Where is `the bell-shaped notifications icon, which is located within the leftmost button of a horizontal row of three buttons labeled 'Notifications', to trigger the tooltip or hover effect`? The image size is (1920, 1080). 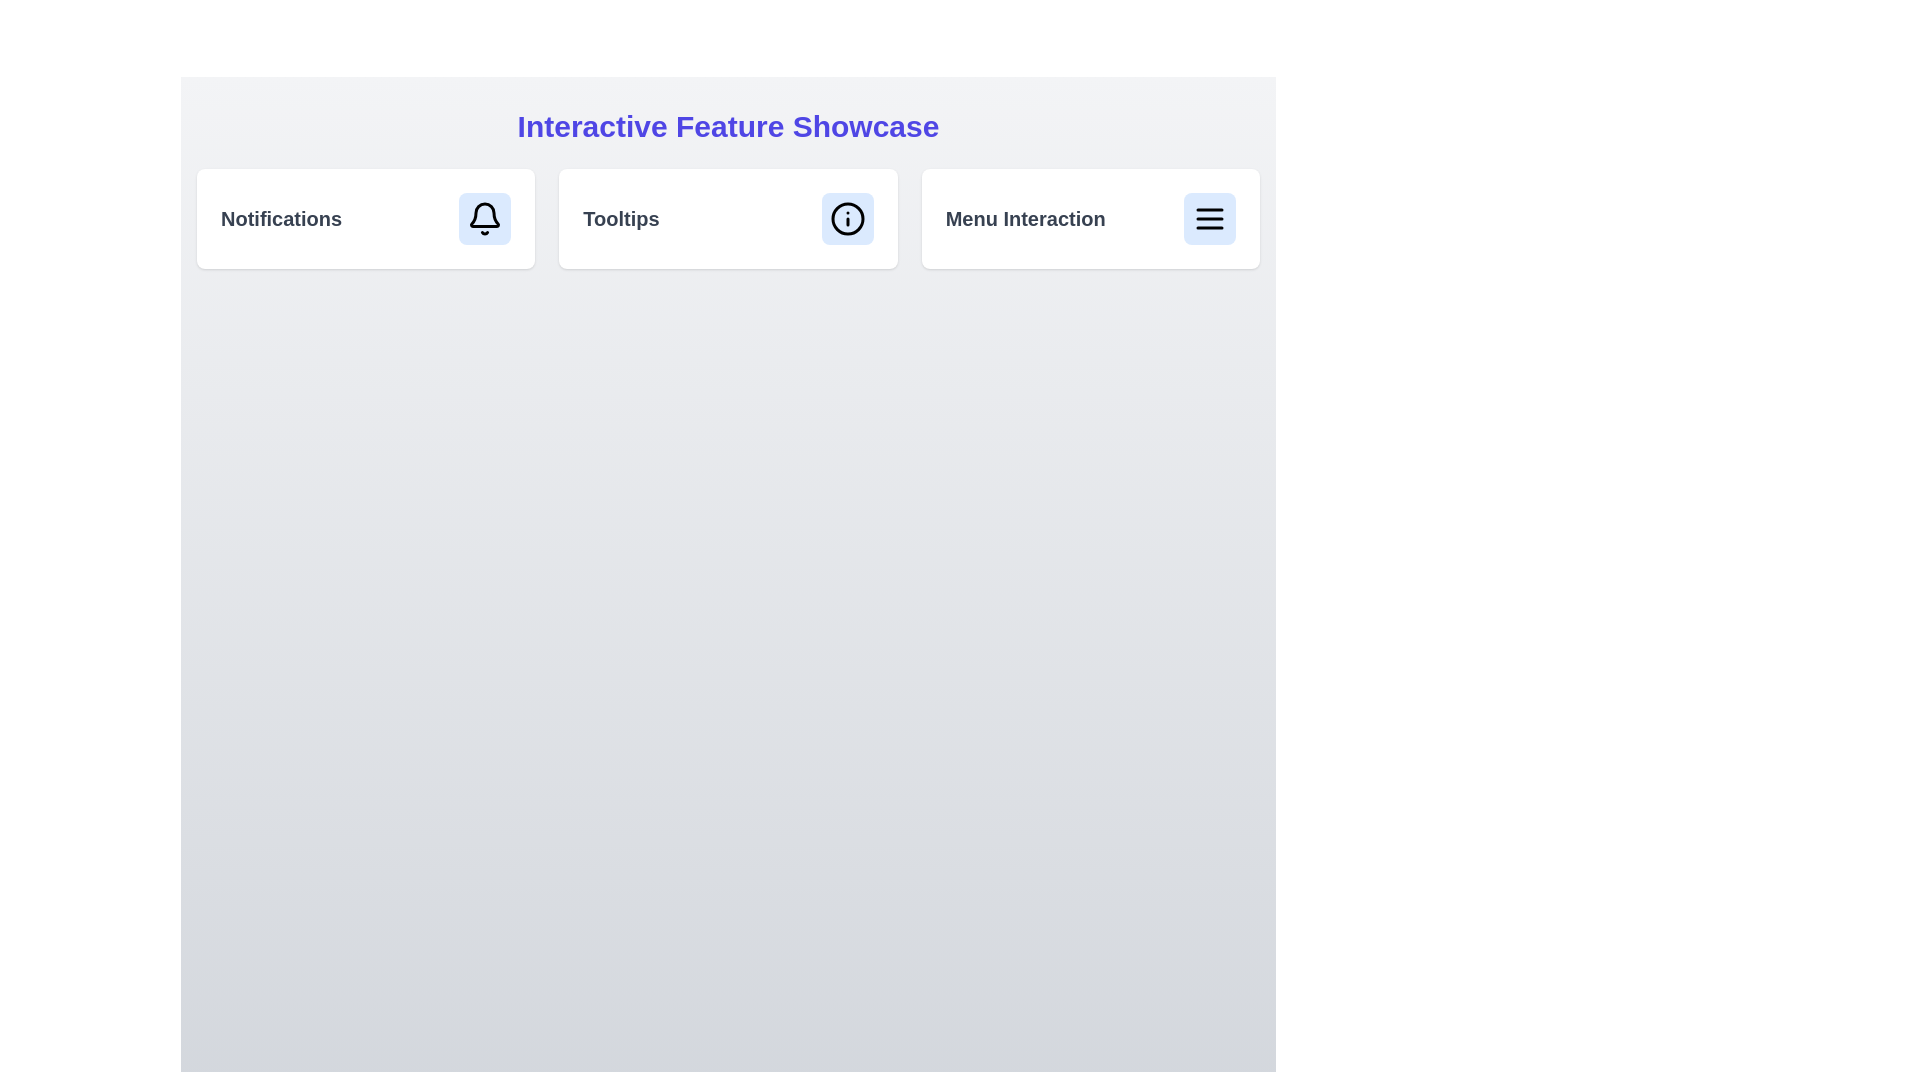 the bell-shaped notifications icon, which is located within the leftmost button of a horizontal row of three buttons labeled 'Notifications', to trigger the tooltip or hover effect is located at coordinates (485, 215).